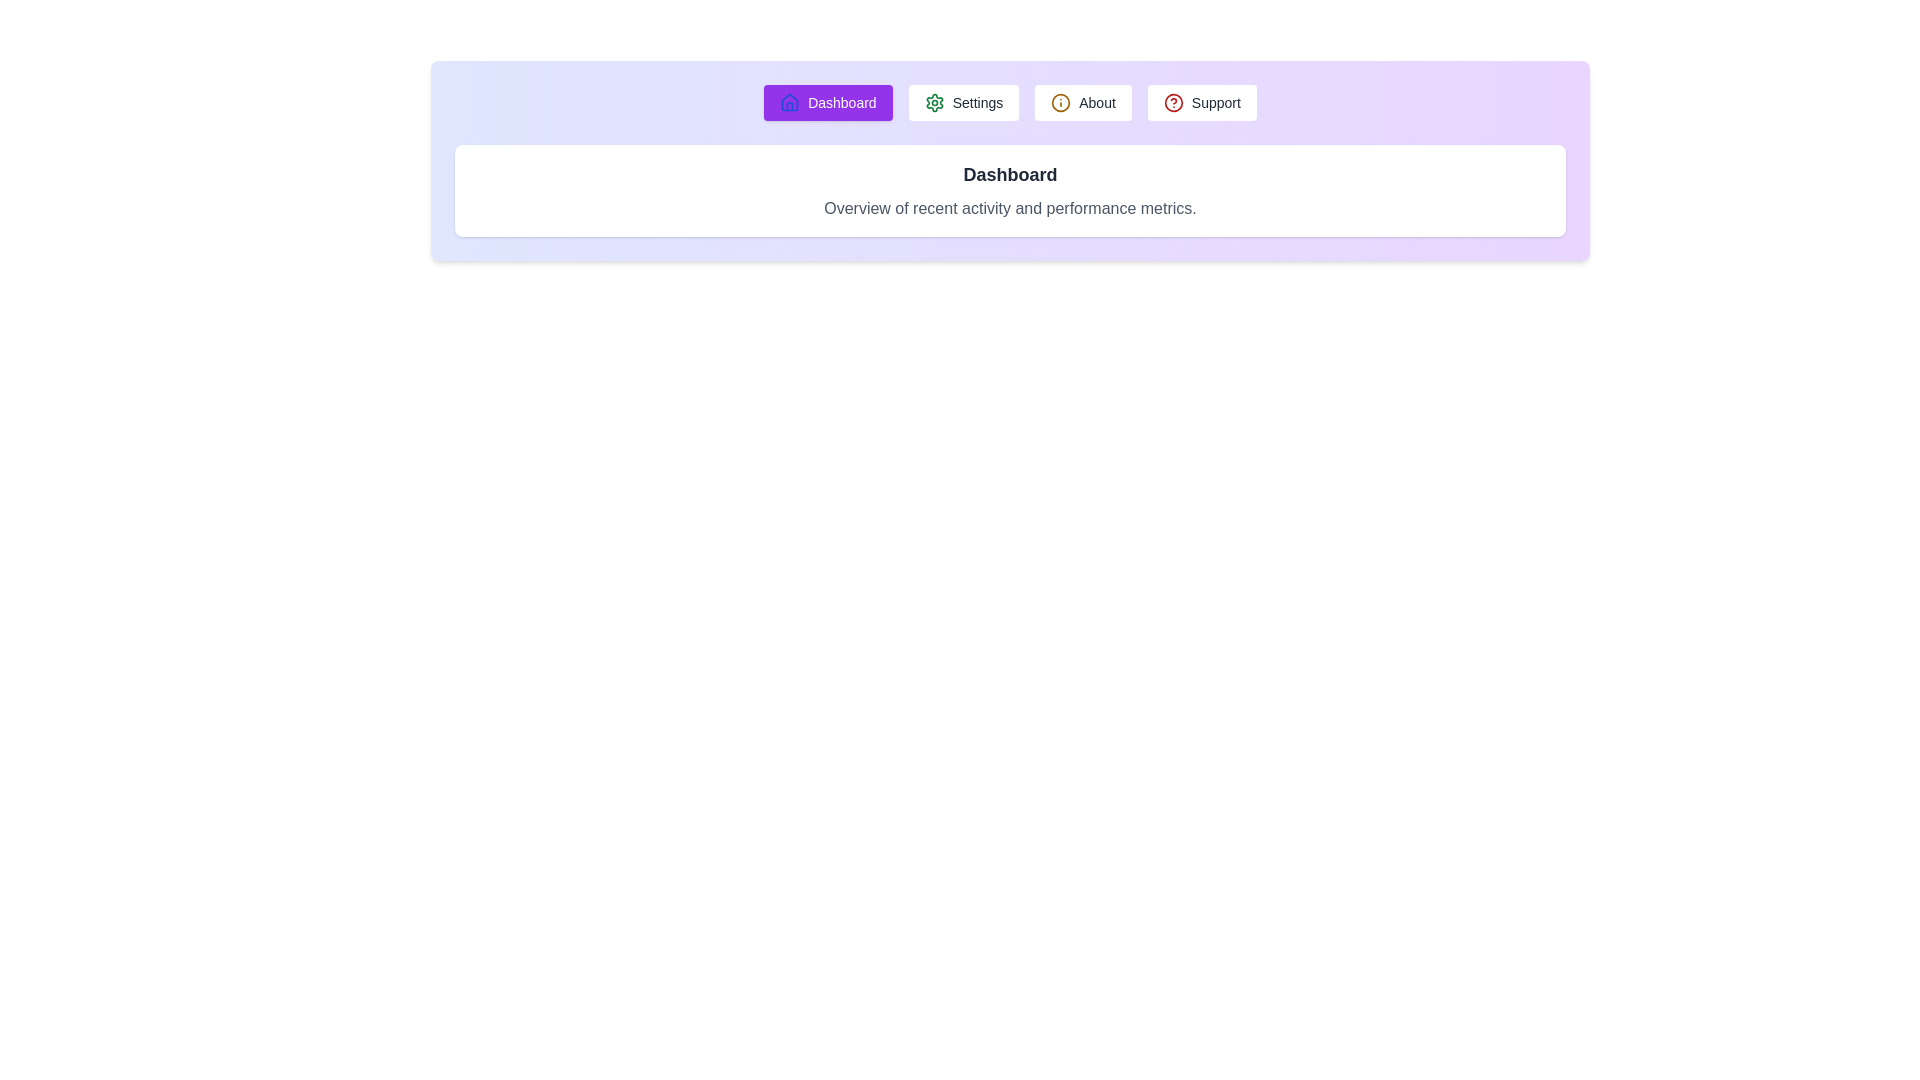 Image resolution: width=1920 pixels, height=1080 pixels. What do you see at coordinates (963, 103) in the screenshot?
I see `the tab labeled Settings` at bounding box center [963, 103].